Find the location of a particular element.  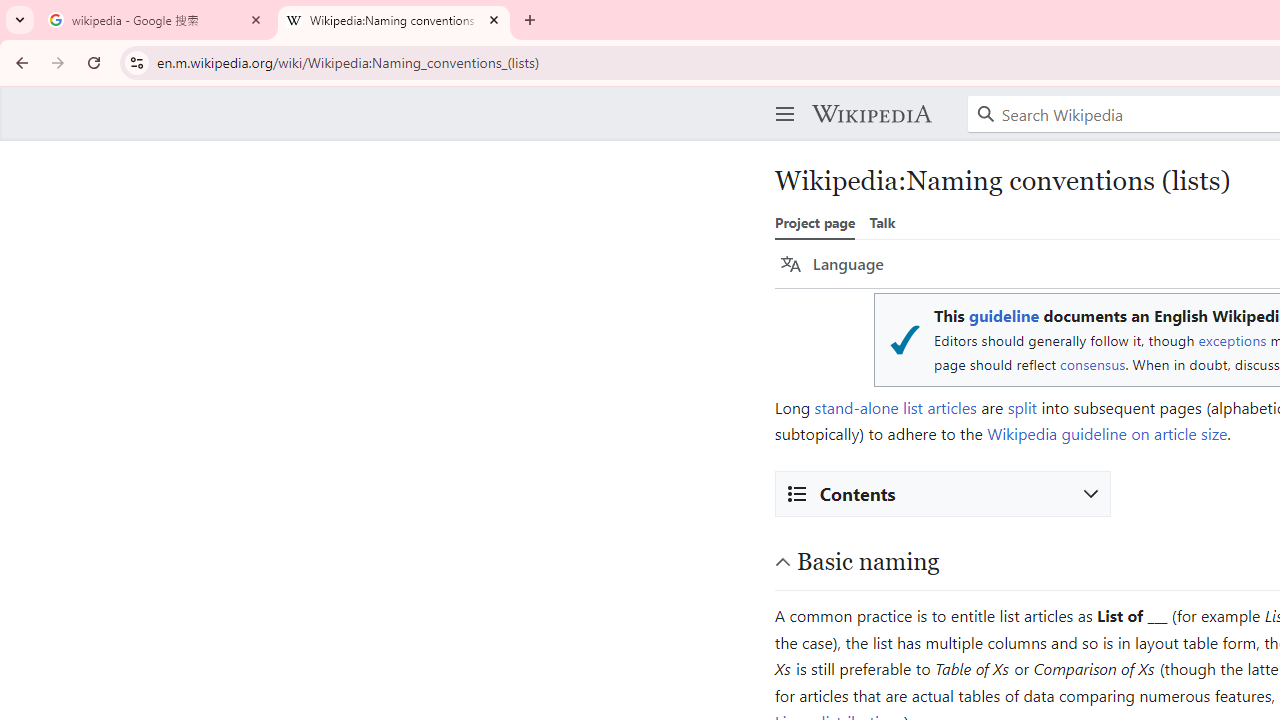

'consensus' is located at coordinates (1092, 364).